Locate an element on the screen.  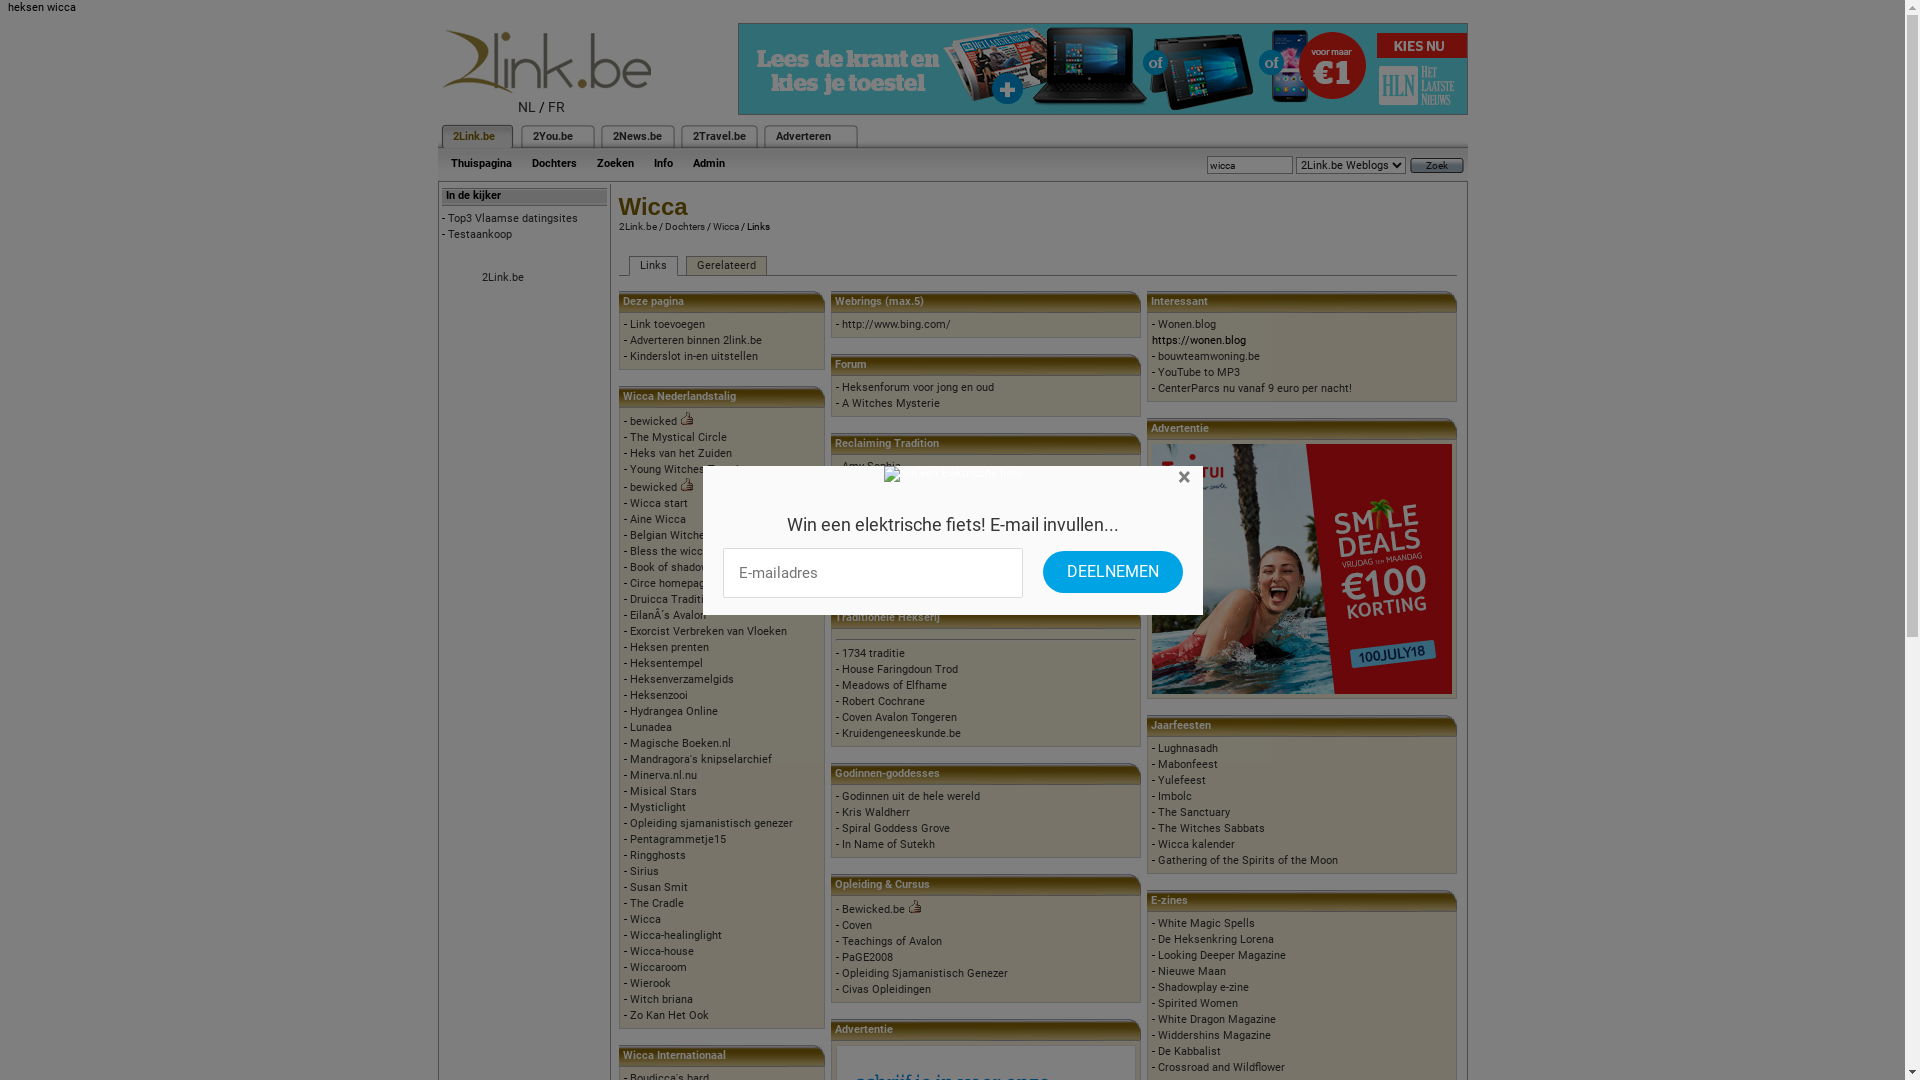
'Dochters' is located at coordinates (554, 162).